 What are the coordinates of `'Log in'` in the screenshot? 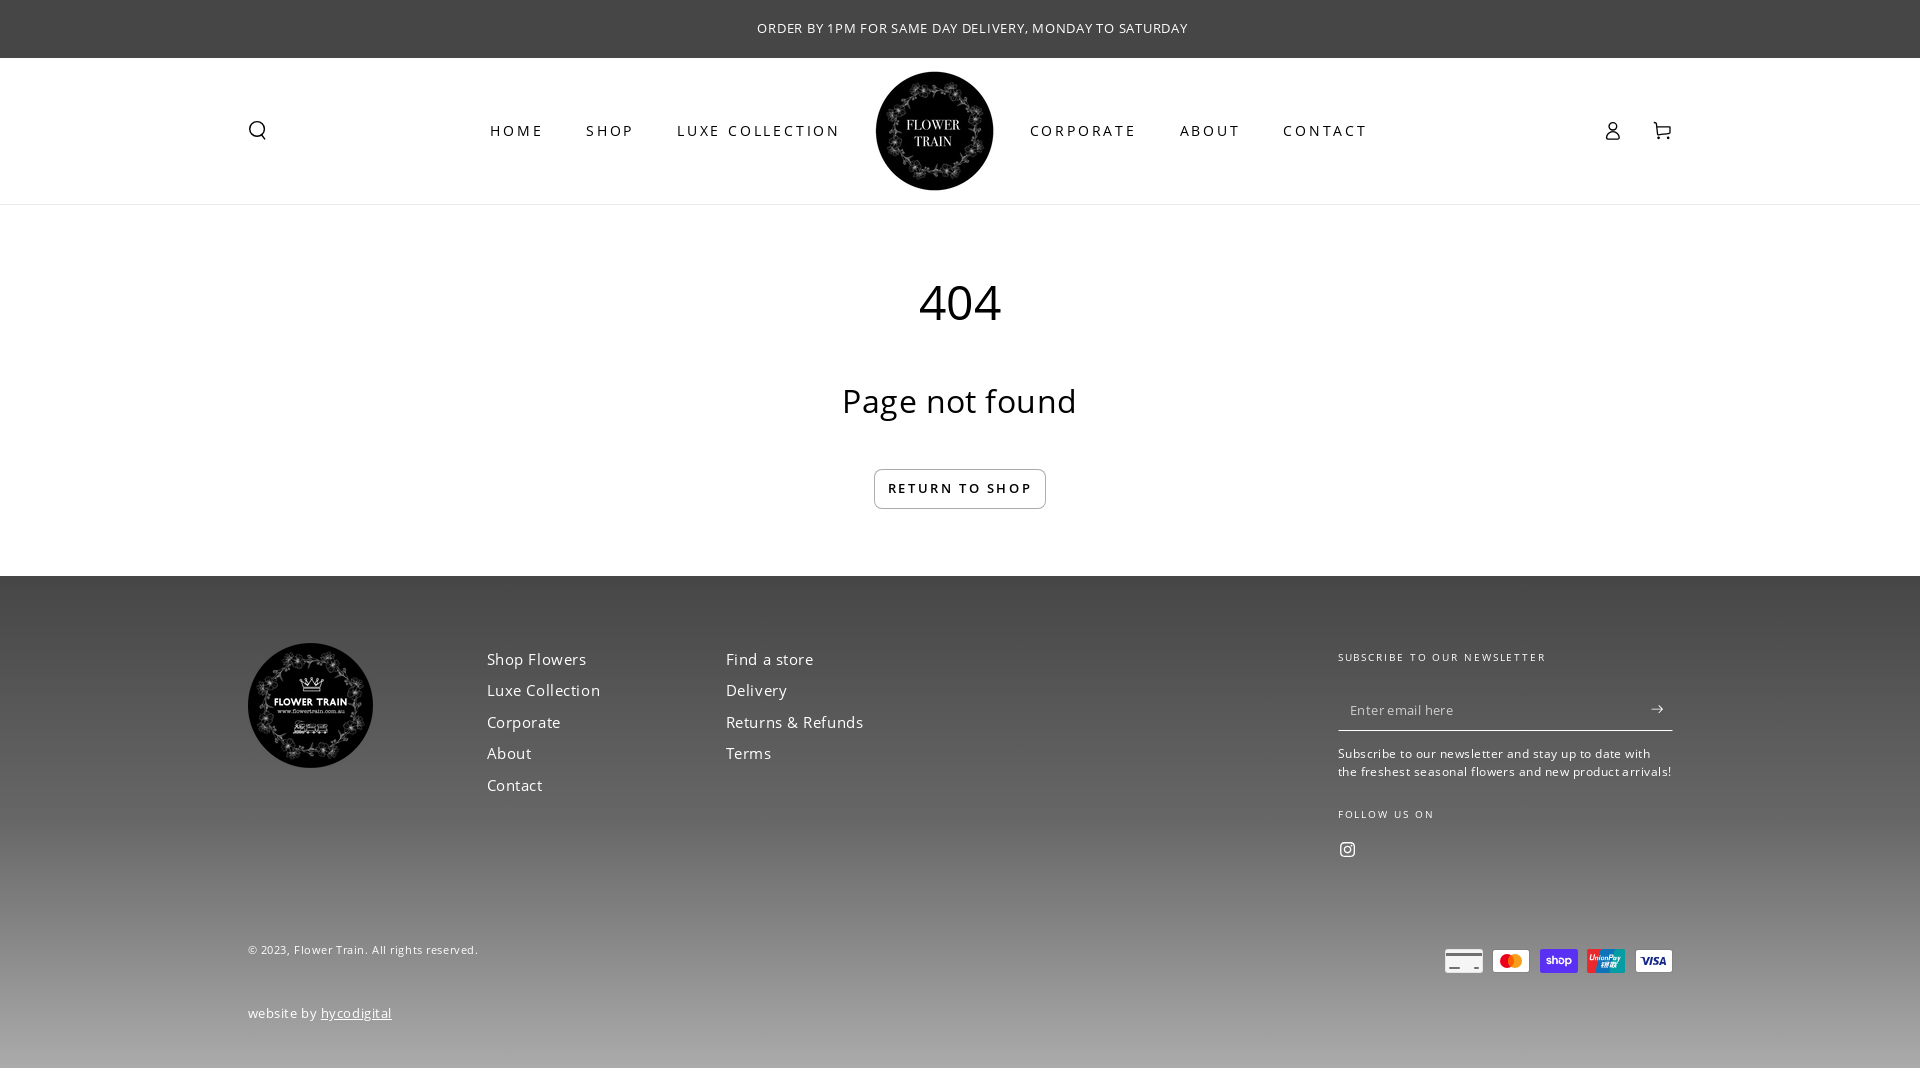 It's located at (1612, 131).